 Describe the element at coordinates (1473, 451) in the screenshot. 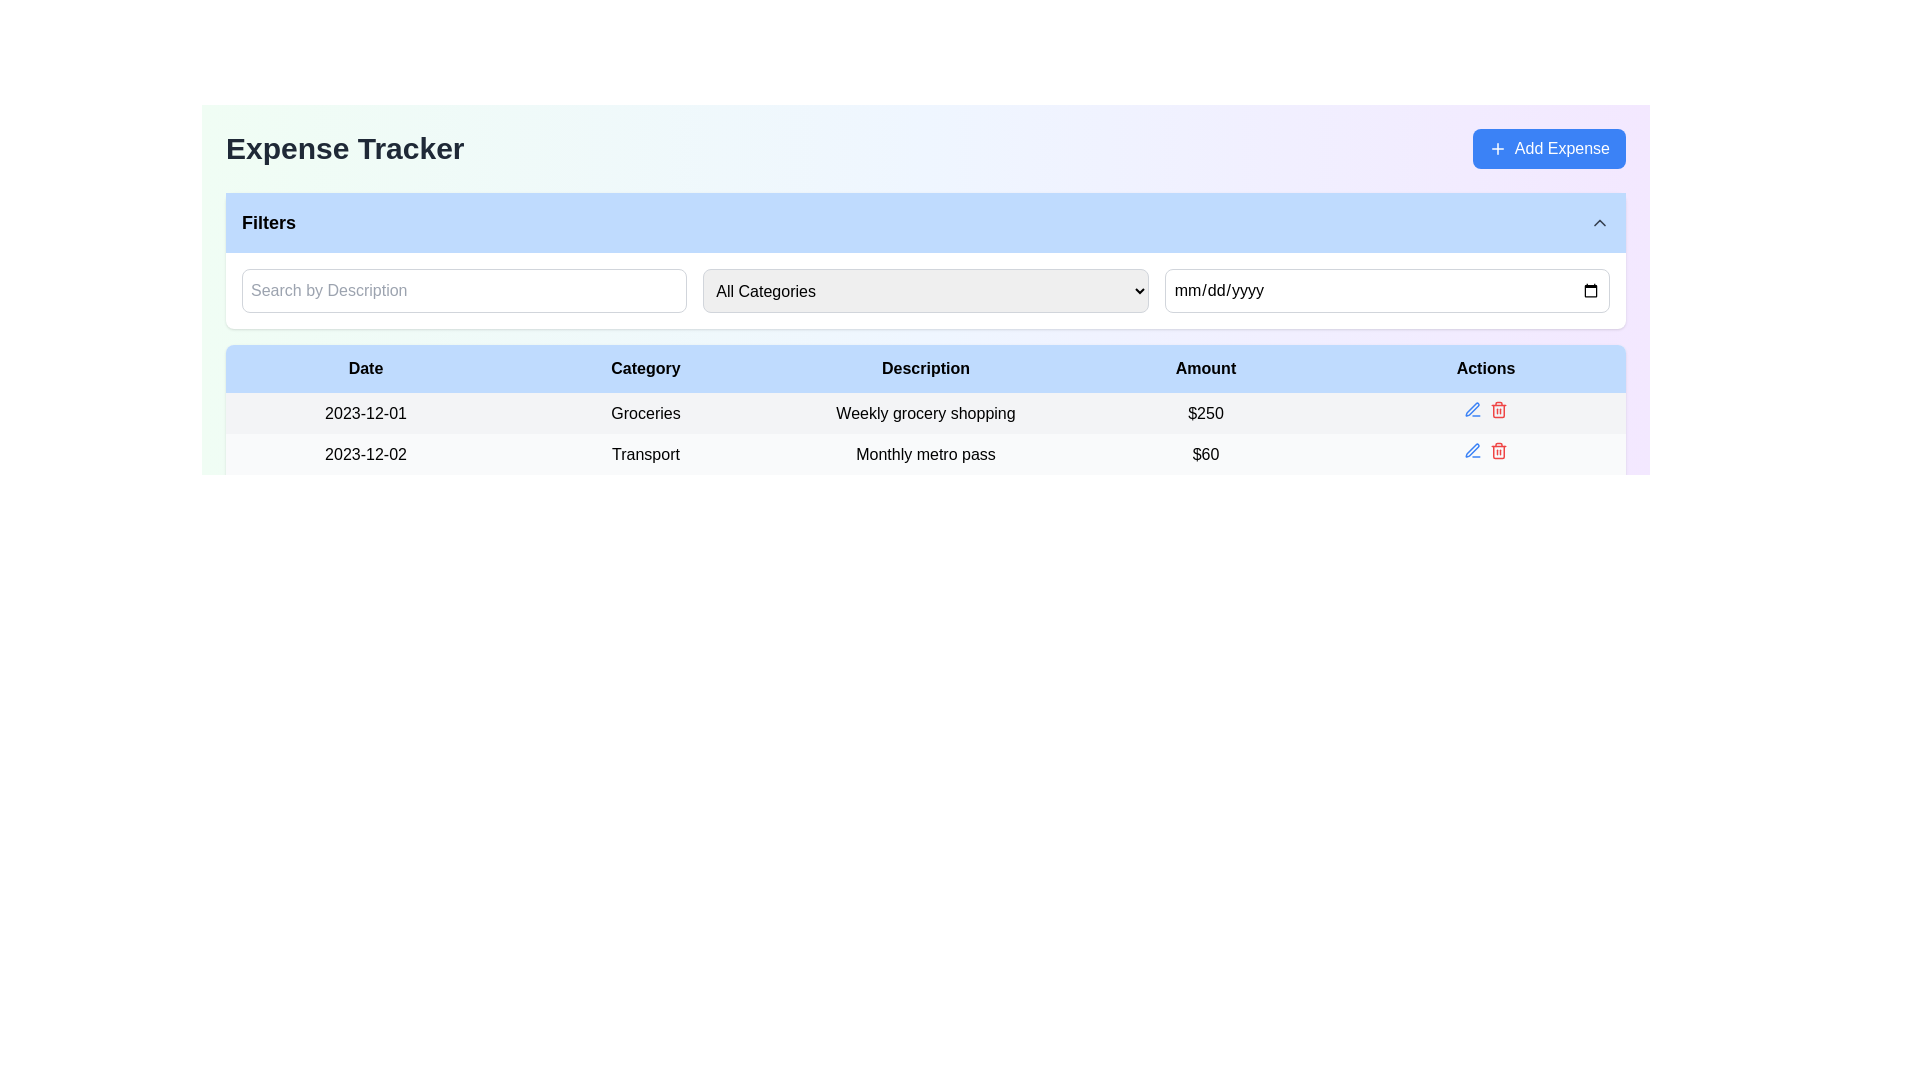

I see `the blue pen-shaped icon button in the 'Actions' column of the second row of the table` at that location.